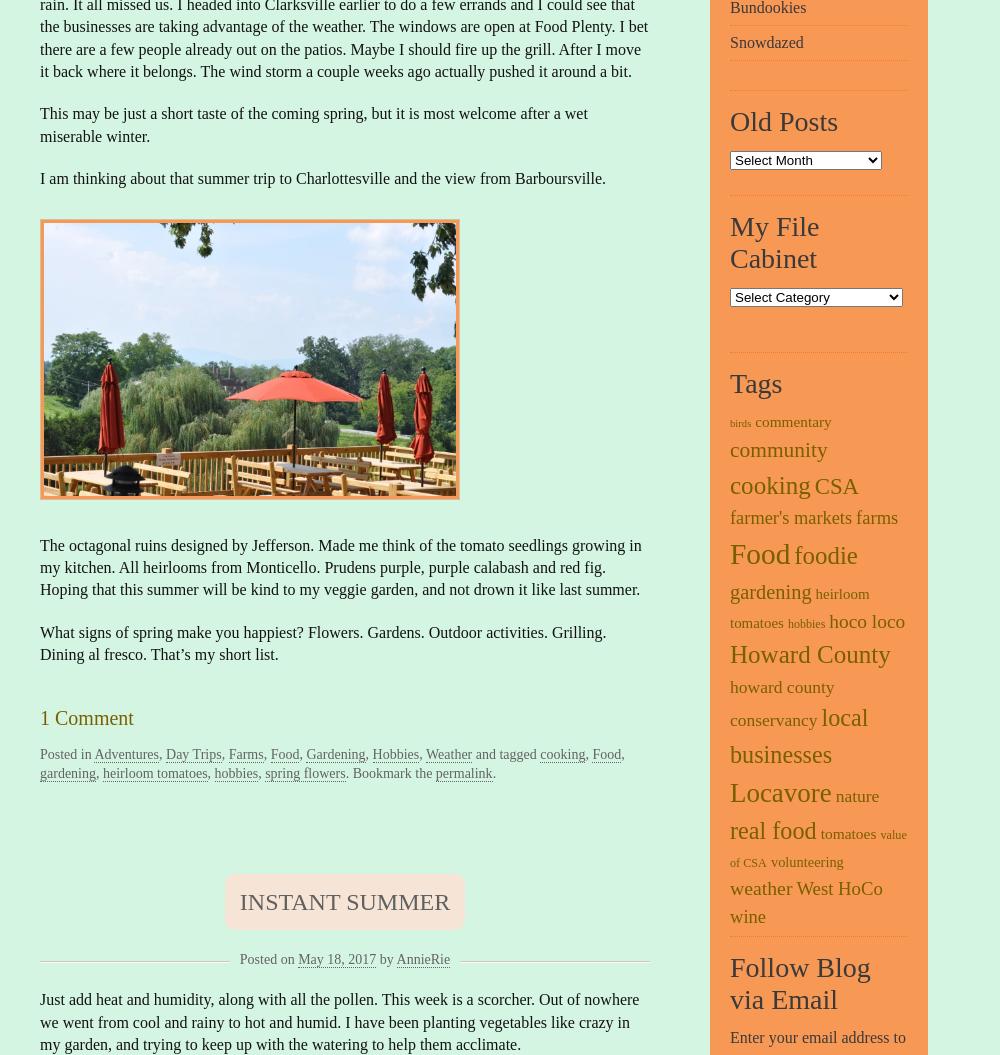 This screenshot has width=1000, height=1055. What do you see at coordinates (799, 735) in the screenshot?
I see `'local businesses'` at bounding box center [799, 735].